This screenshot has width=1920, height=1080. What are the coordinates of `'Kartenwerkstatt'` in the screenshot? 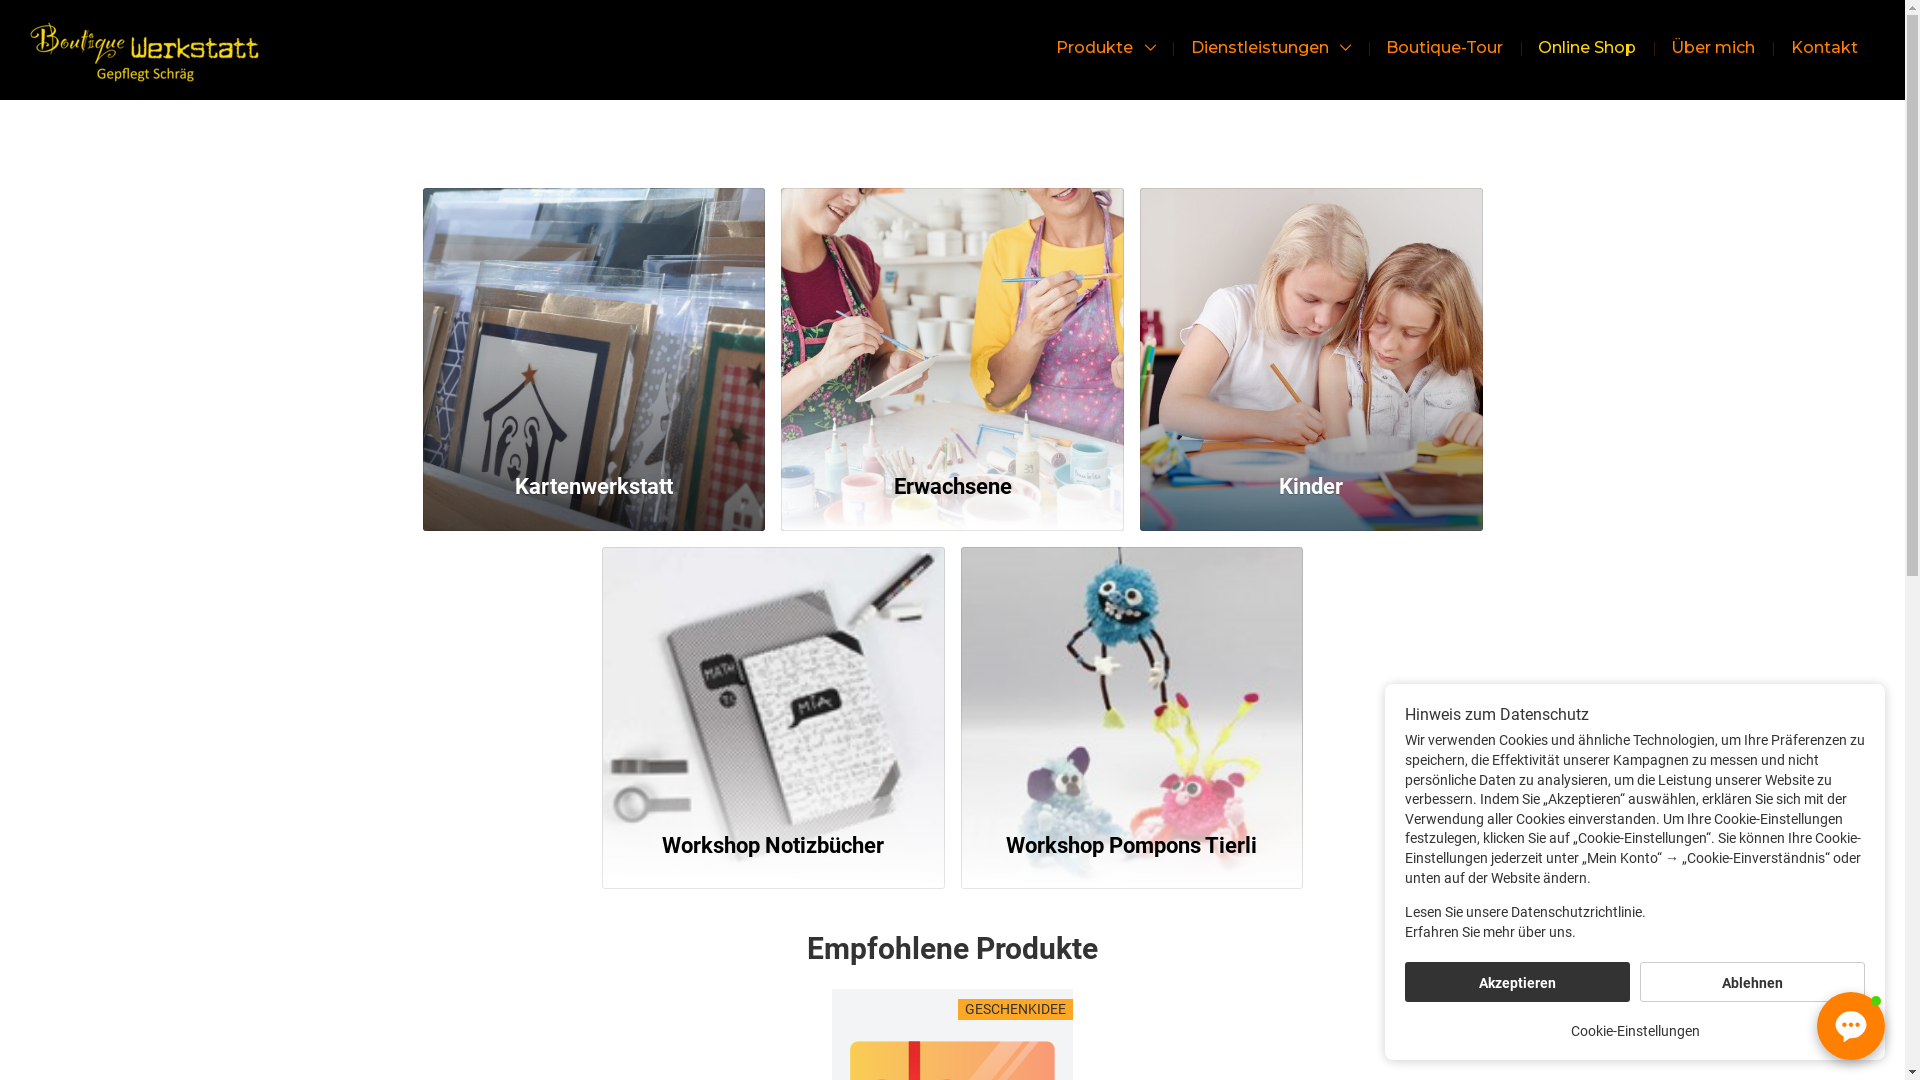 It's located at (593, 318).